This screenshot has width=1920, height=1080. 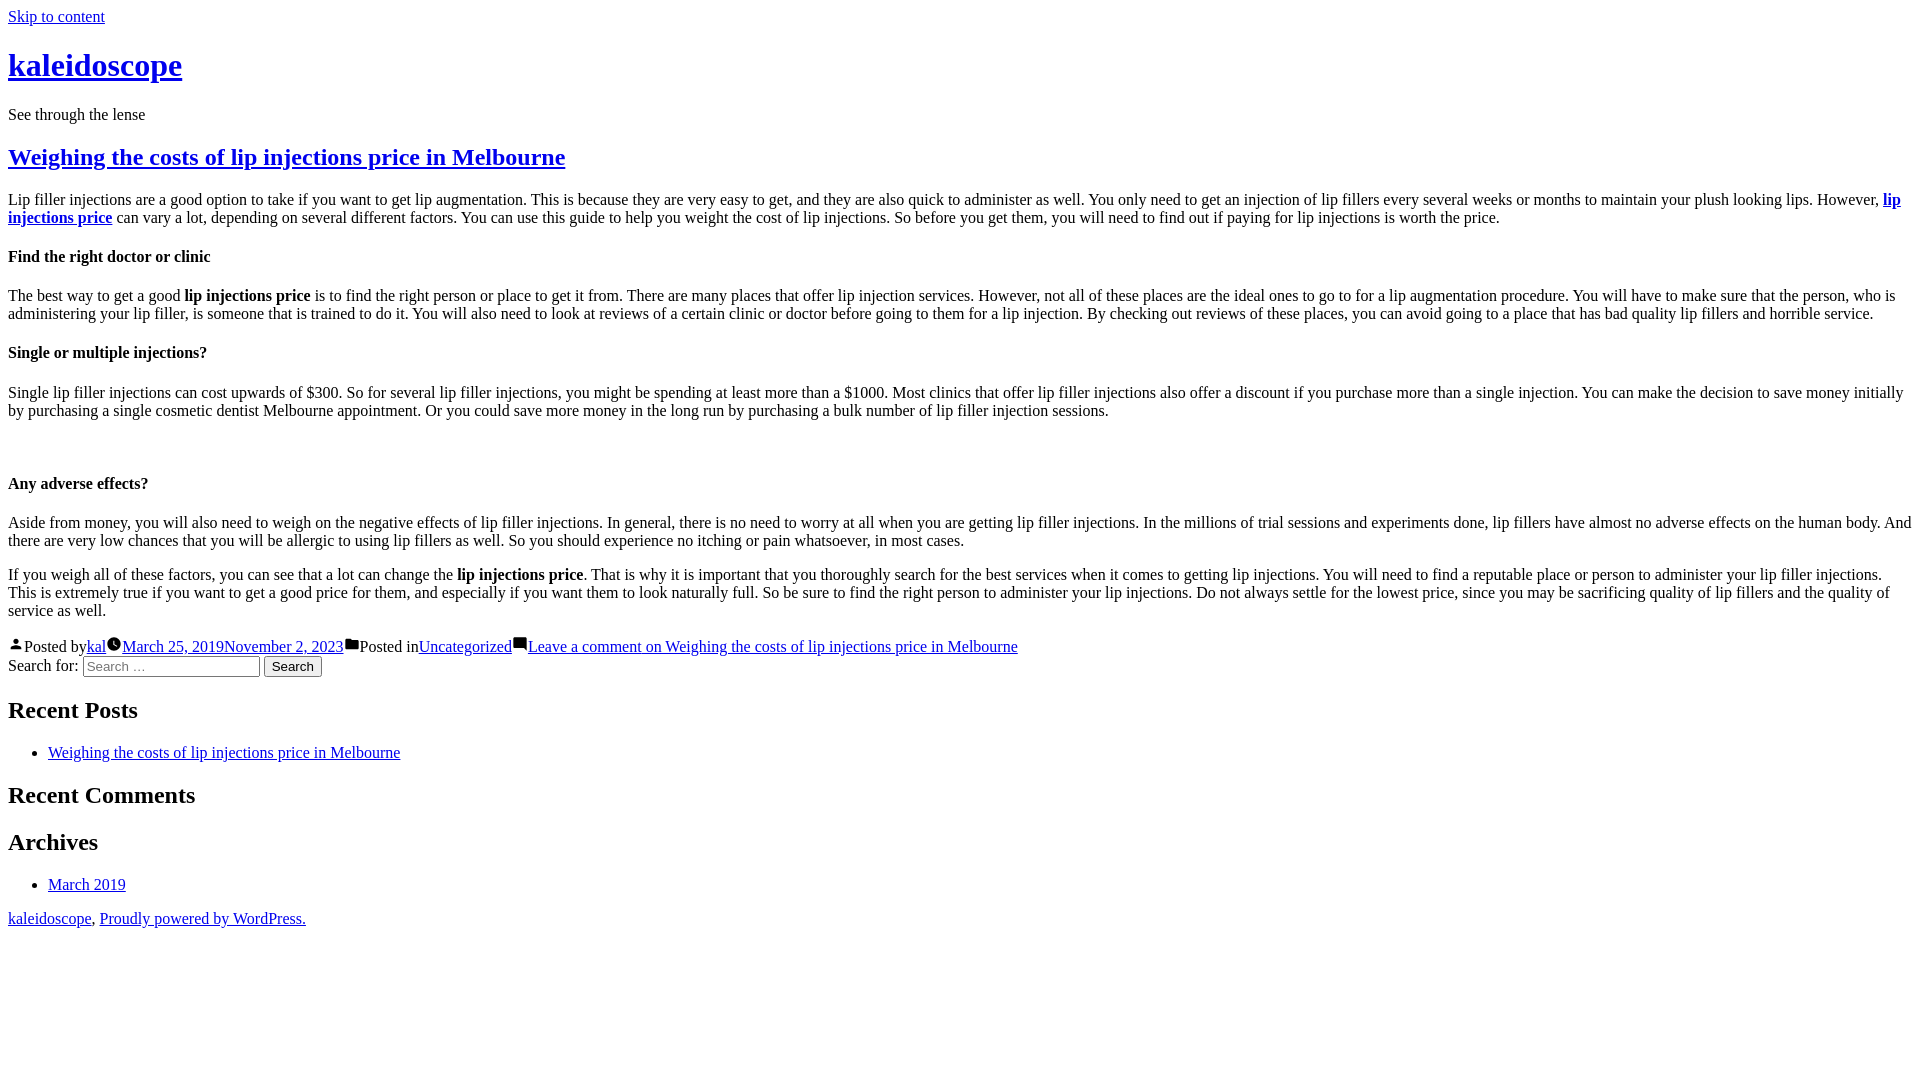 I want to click on 'March 2019', so click(x=85, y=883).